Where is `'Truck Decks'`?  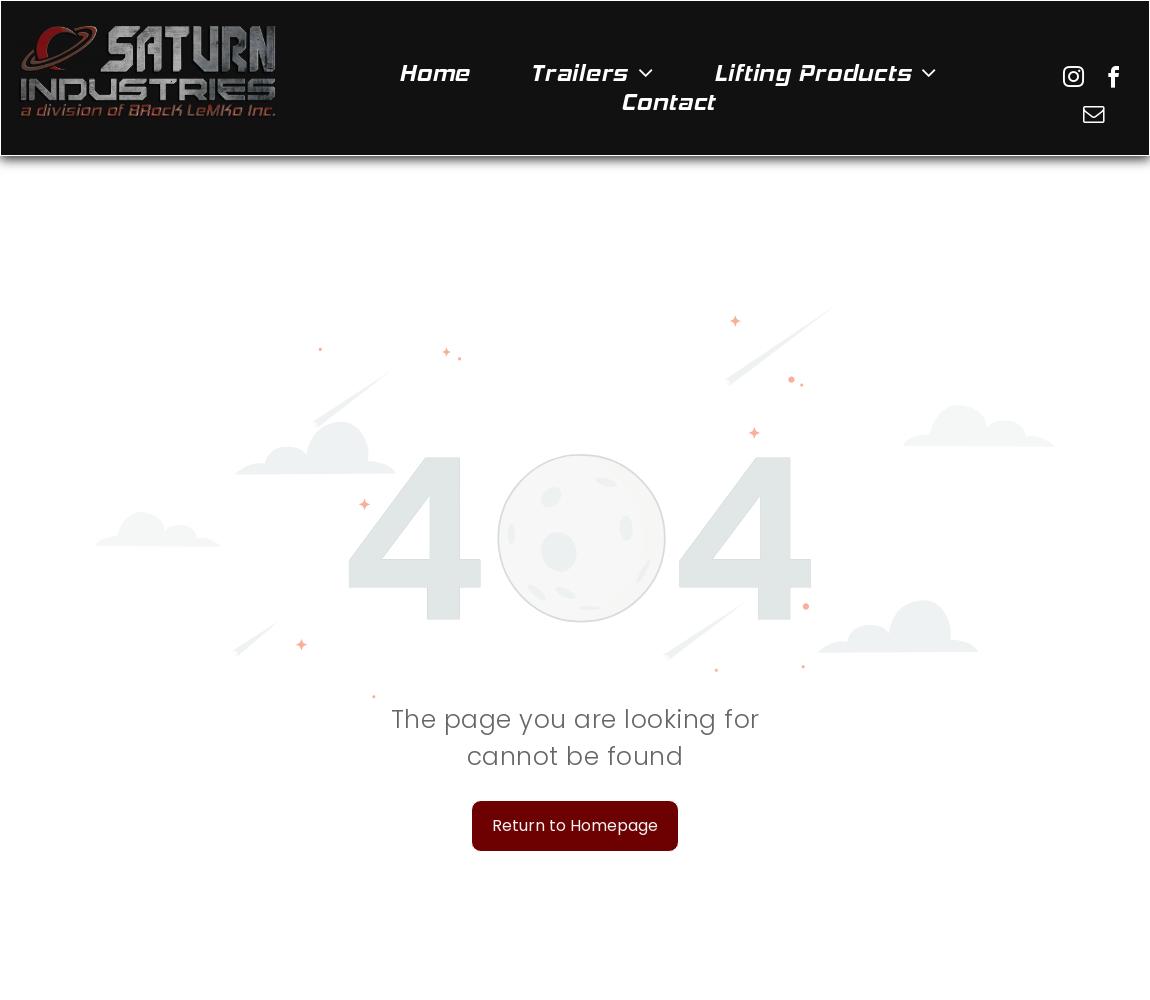
'Truck Decks' is located at coordinates (588, 619).